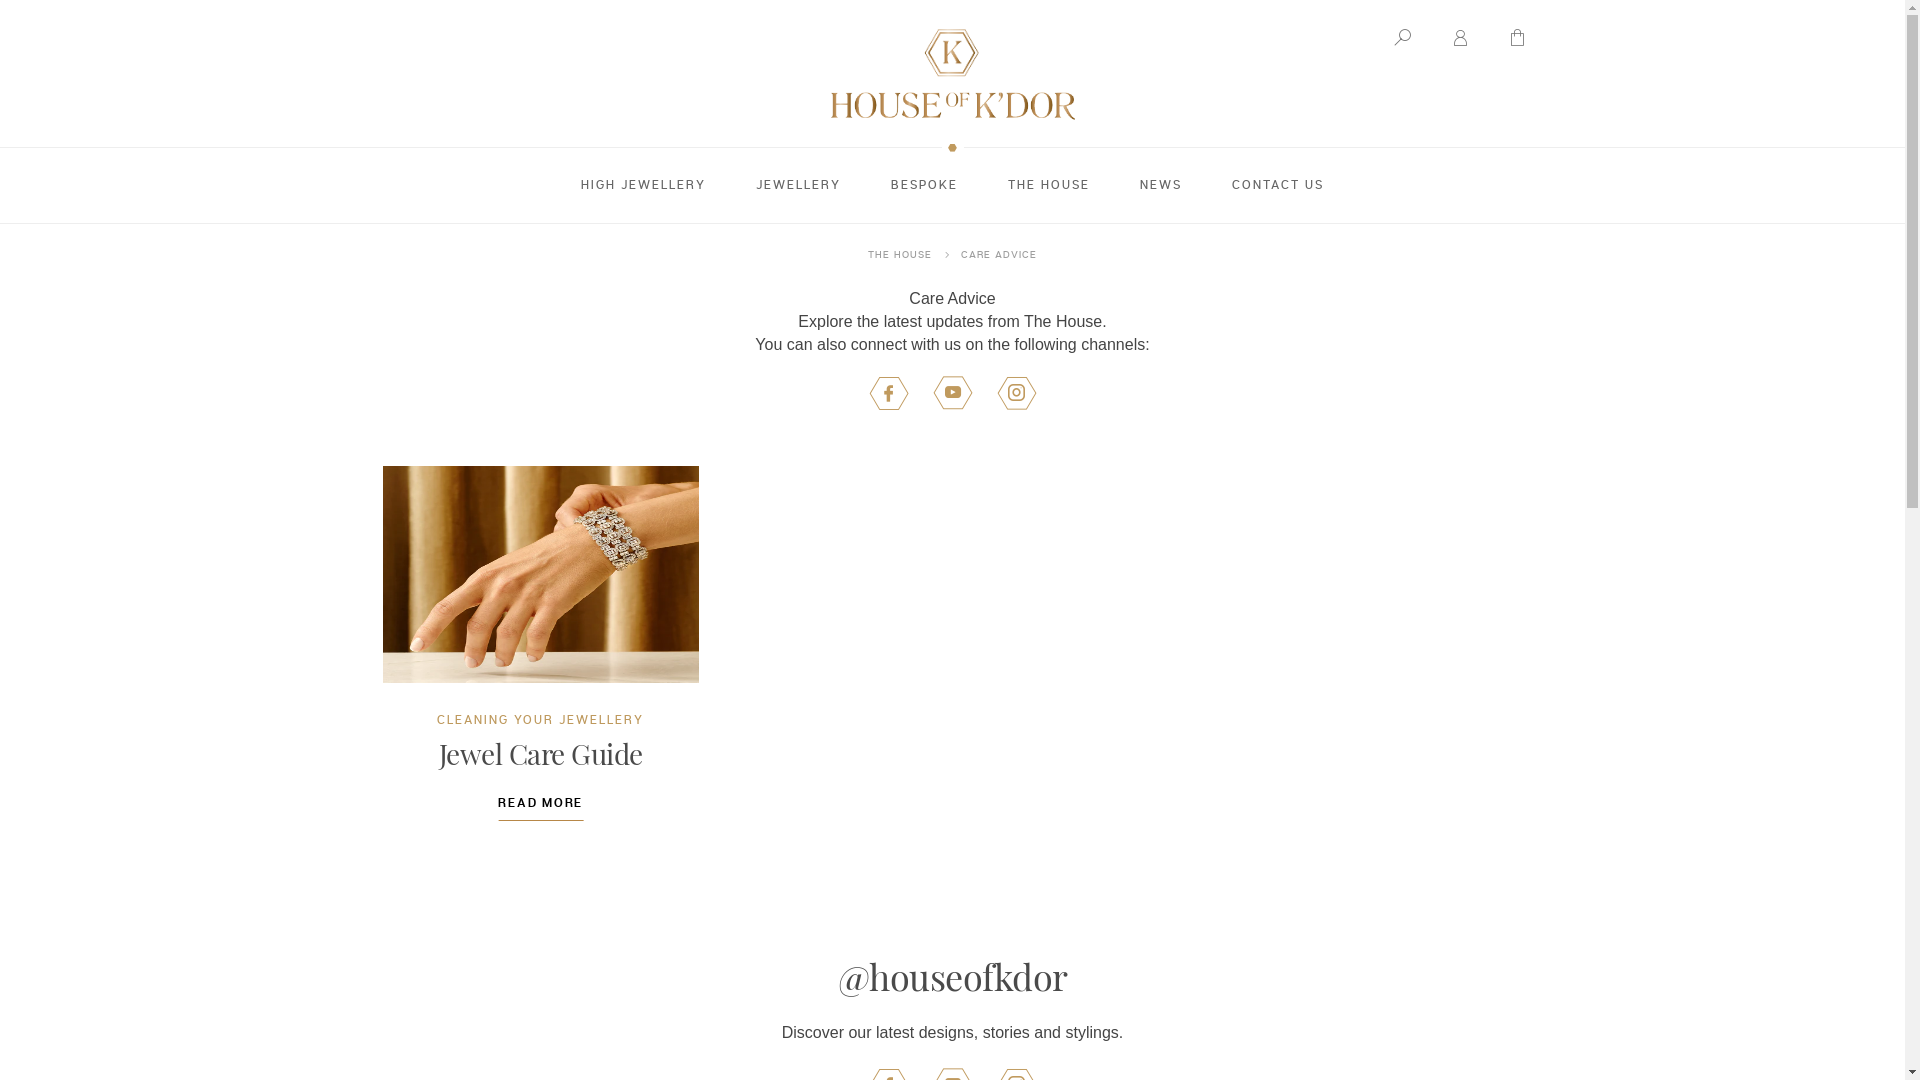 This screenshot has width=1920, height=1080. I want to click on 'JEWELLERY', so click(797, 185).